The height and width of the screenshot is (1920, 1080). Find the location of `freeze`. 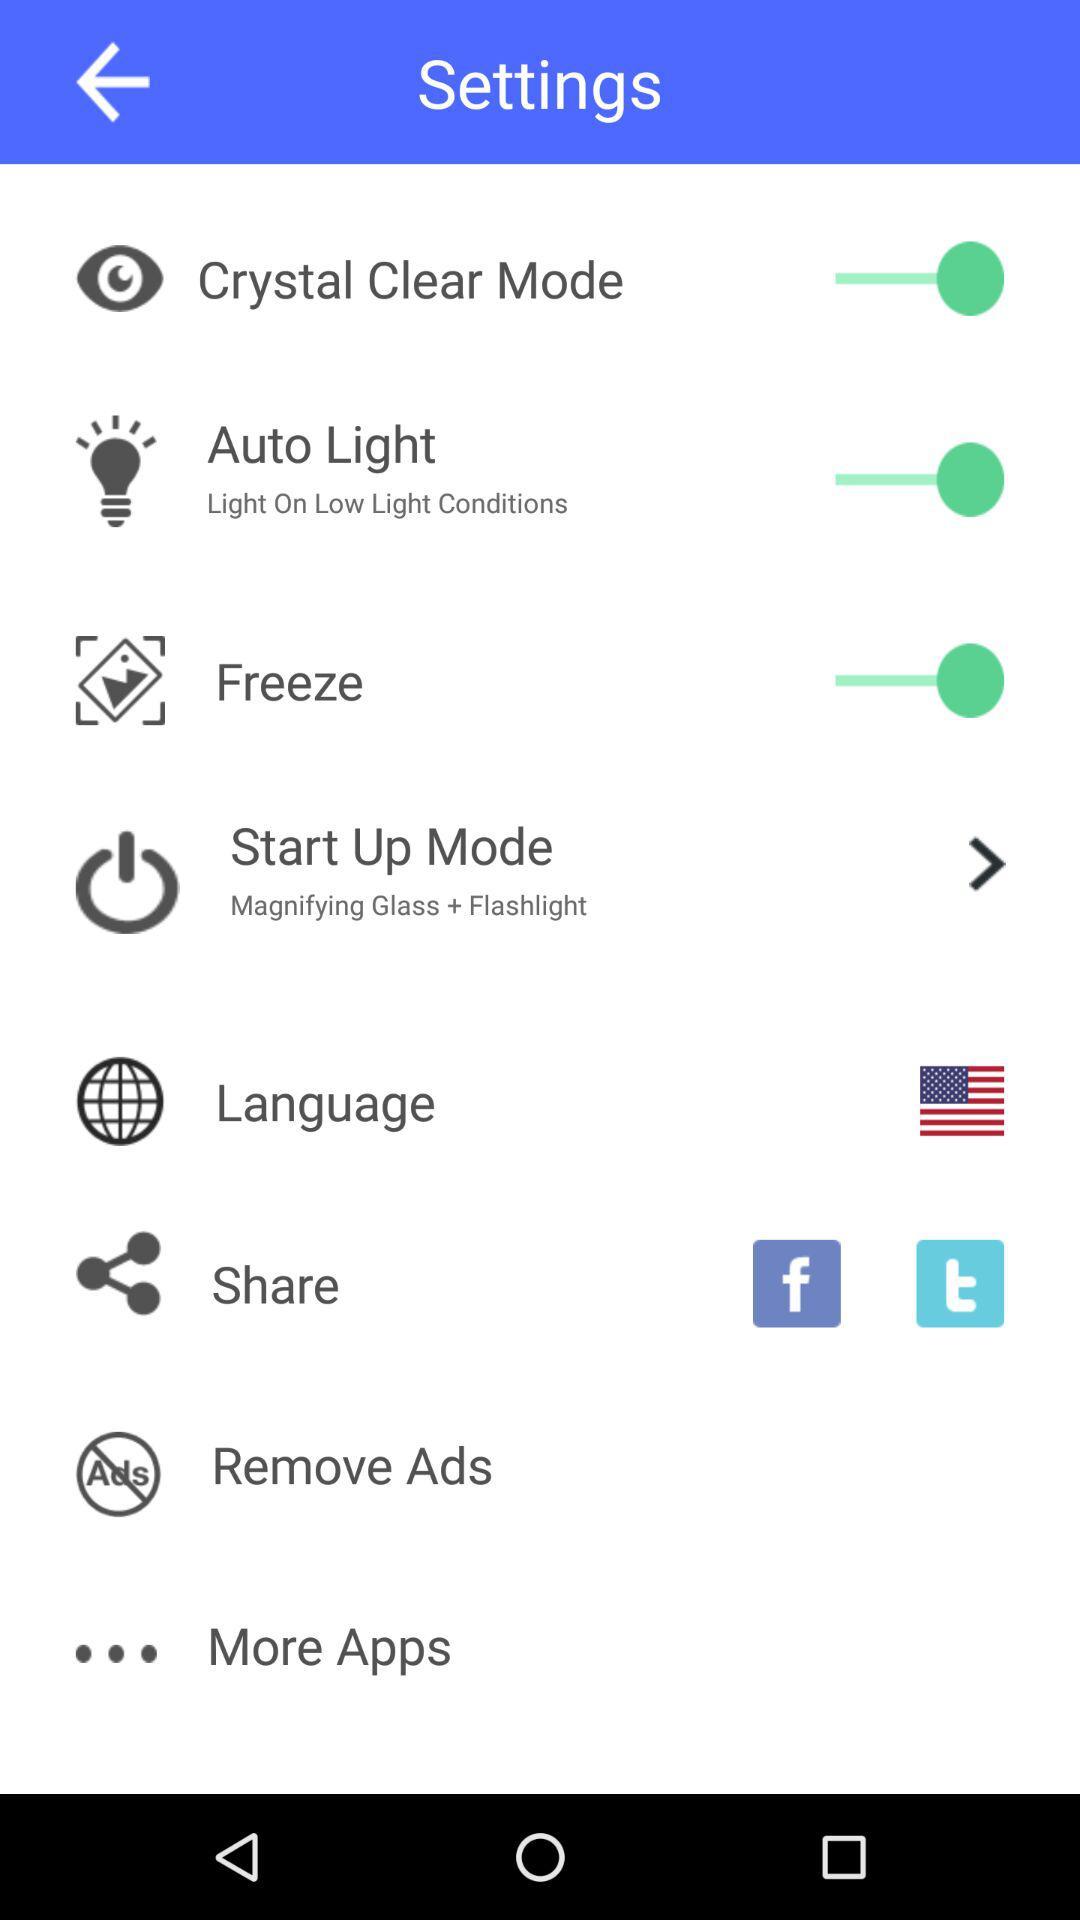

freeze is located at coordinates (919, 680).